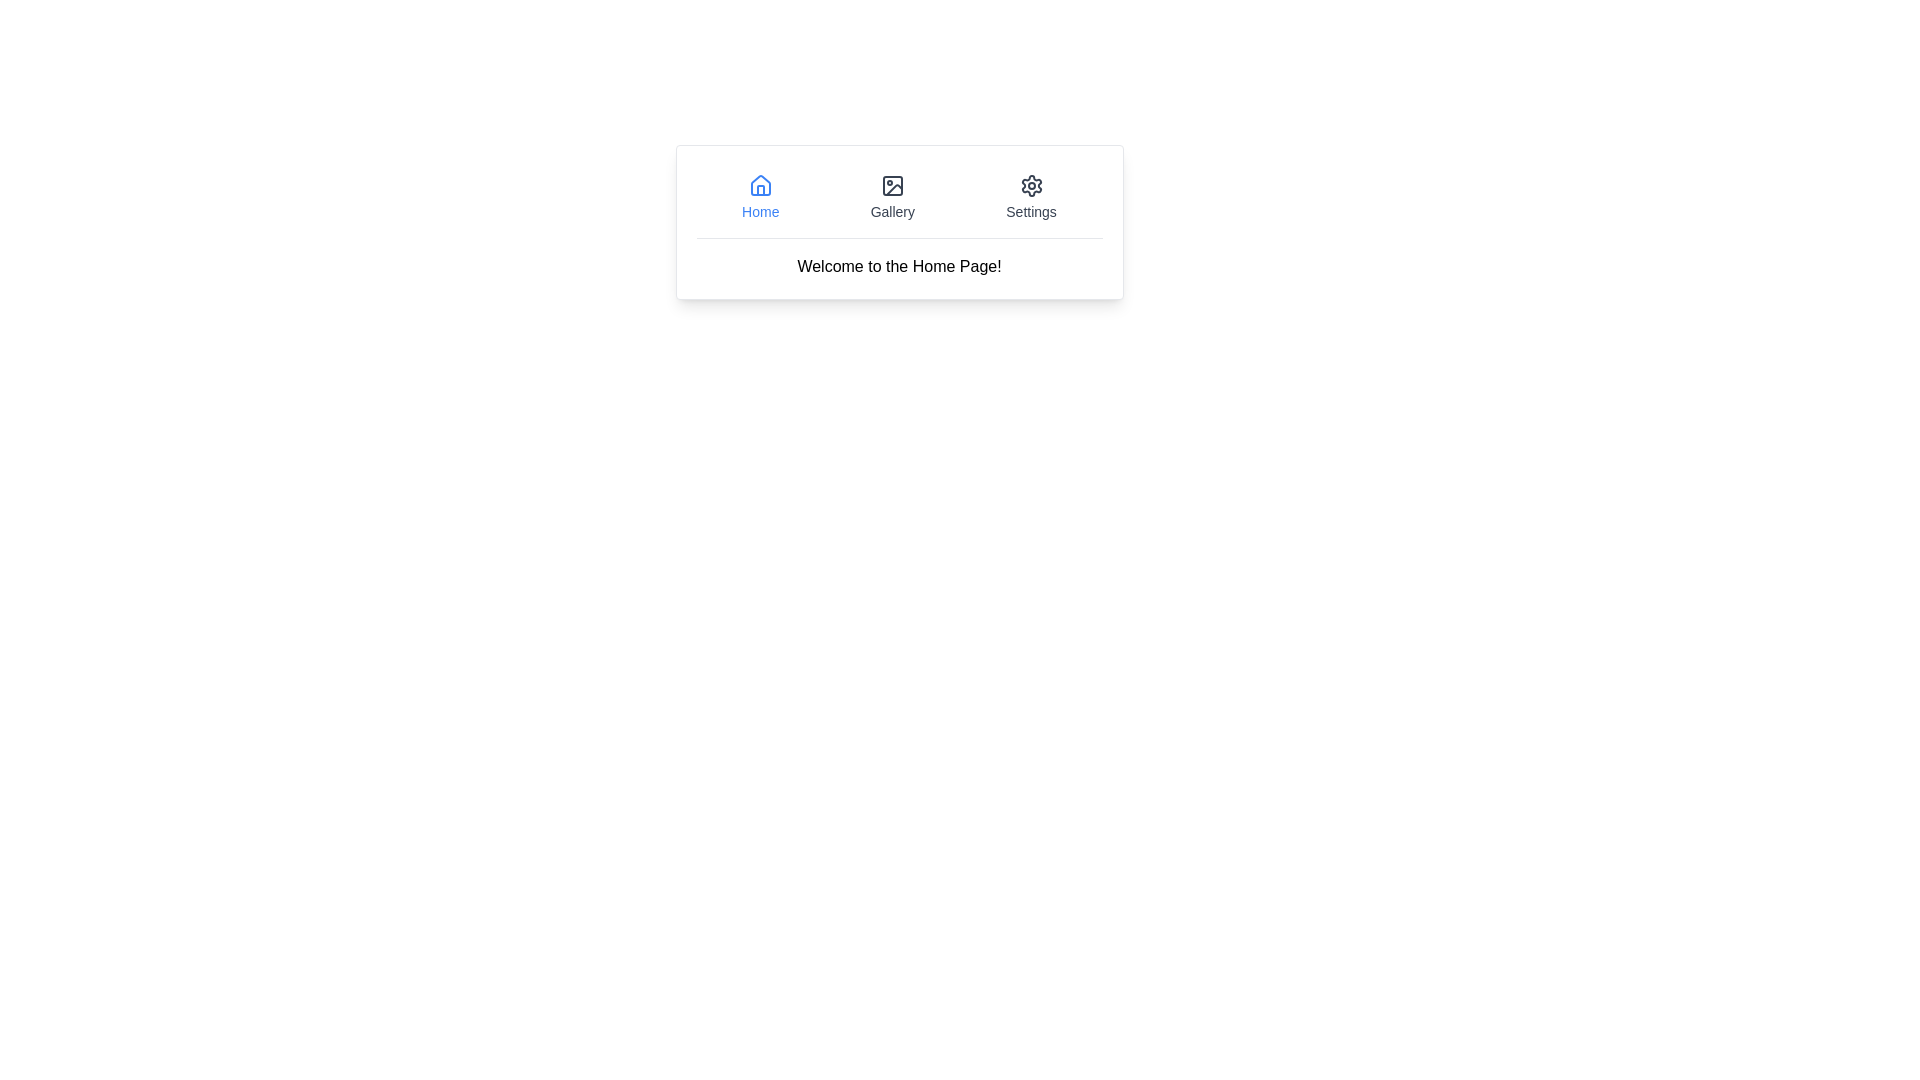 The image size is (1920, 1080). I want to click on the 'Settings' button, which features a gear-shaped icon and the text 'Settings', located on the far-right side of the header section, so click(1031, 197).